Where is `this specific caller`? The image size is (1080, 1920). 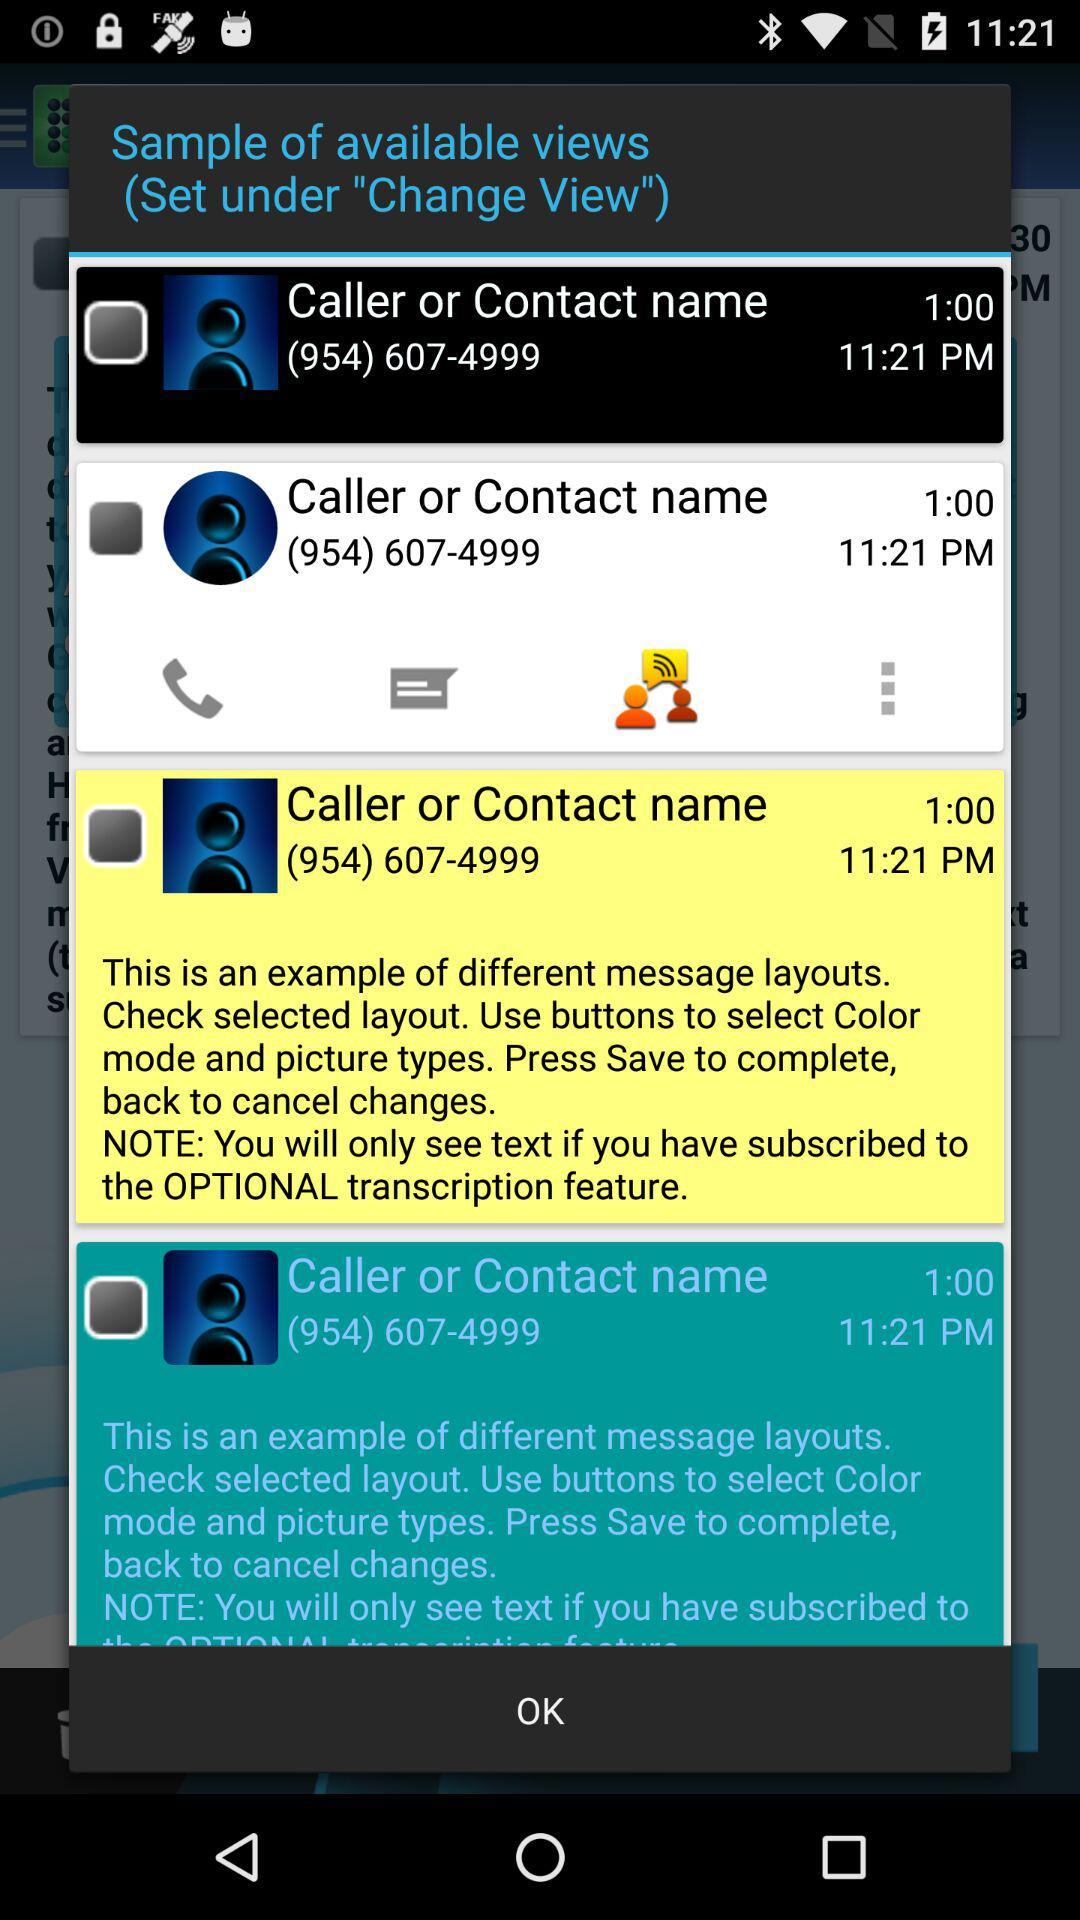
this specific caller is located at coordinates (115, 835).